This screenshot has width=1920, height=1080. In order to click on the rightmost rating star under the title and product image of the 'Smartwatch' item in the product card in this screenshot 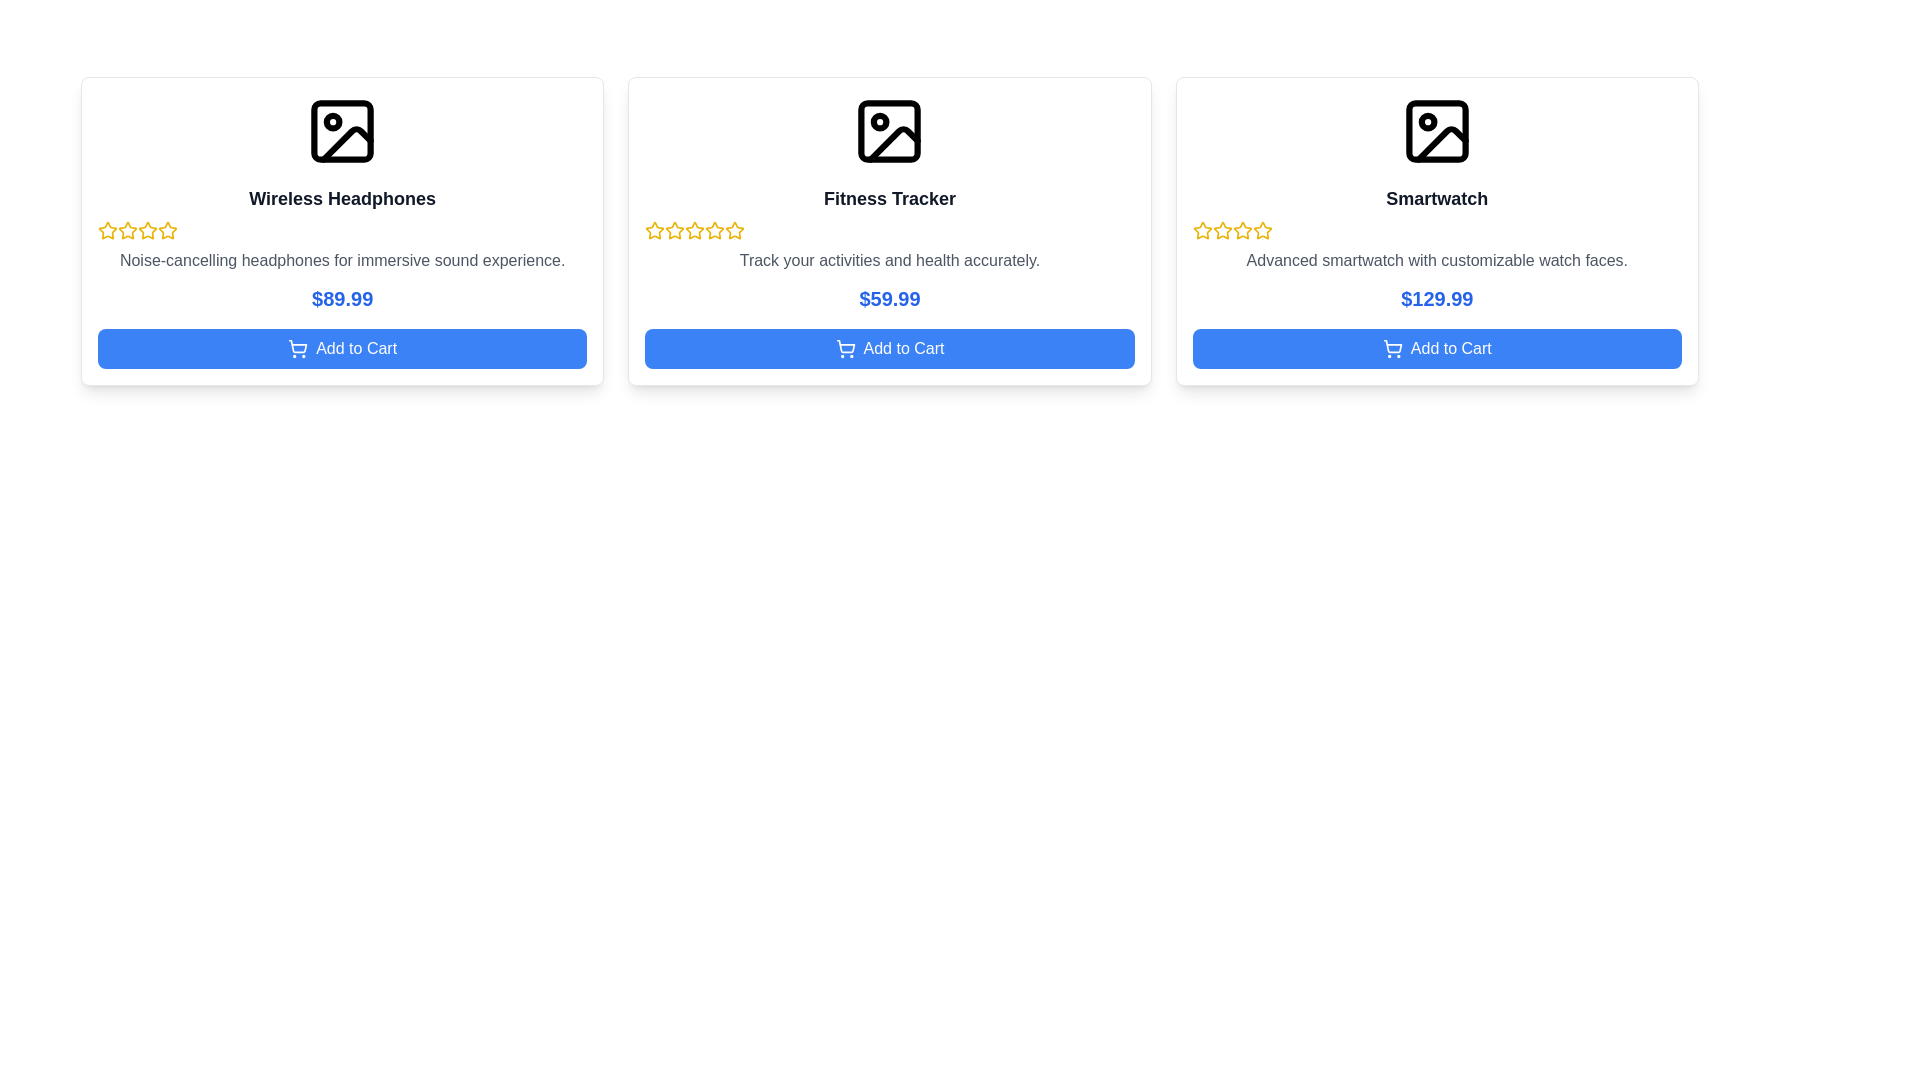, I will do `click(1221, 229)`.